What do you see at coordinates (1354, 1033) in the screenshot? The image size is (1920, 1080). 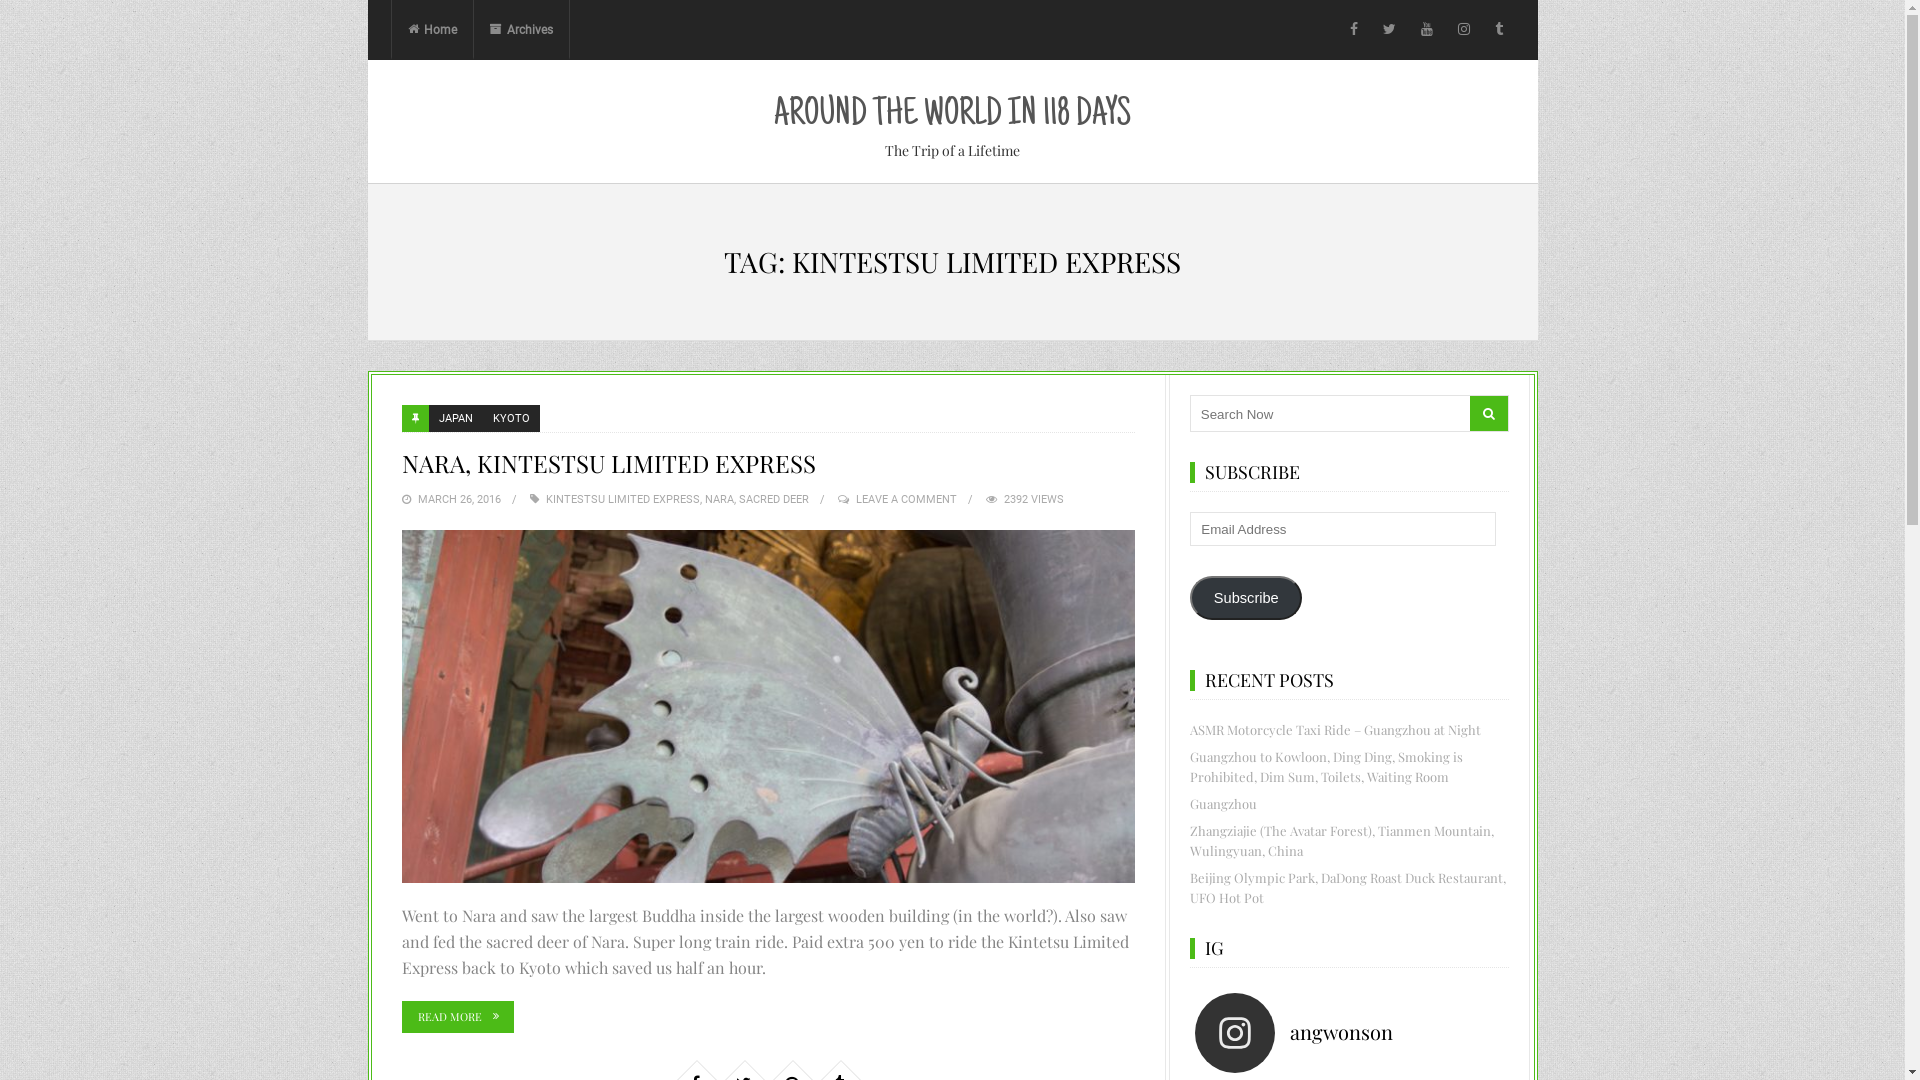 I see `'angwonson'` at bounding box center [1354, 1033].